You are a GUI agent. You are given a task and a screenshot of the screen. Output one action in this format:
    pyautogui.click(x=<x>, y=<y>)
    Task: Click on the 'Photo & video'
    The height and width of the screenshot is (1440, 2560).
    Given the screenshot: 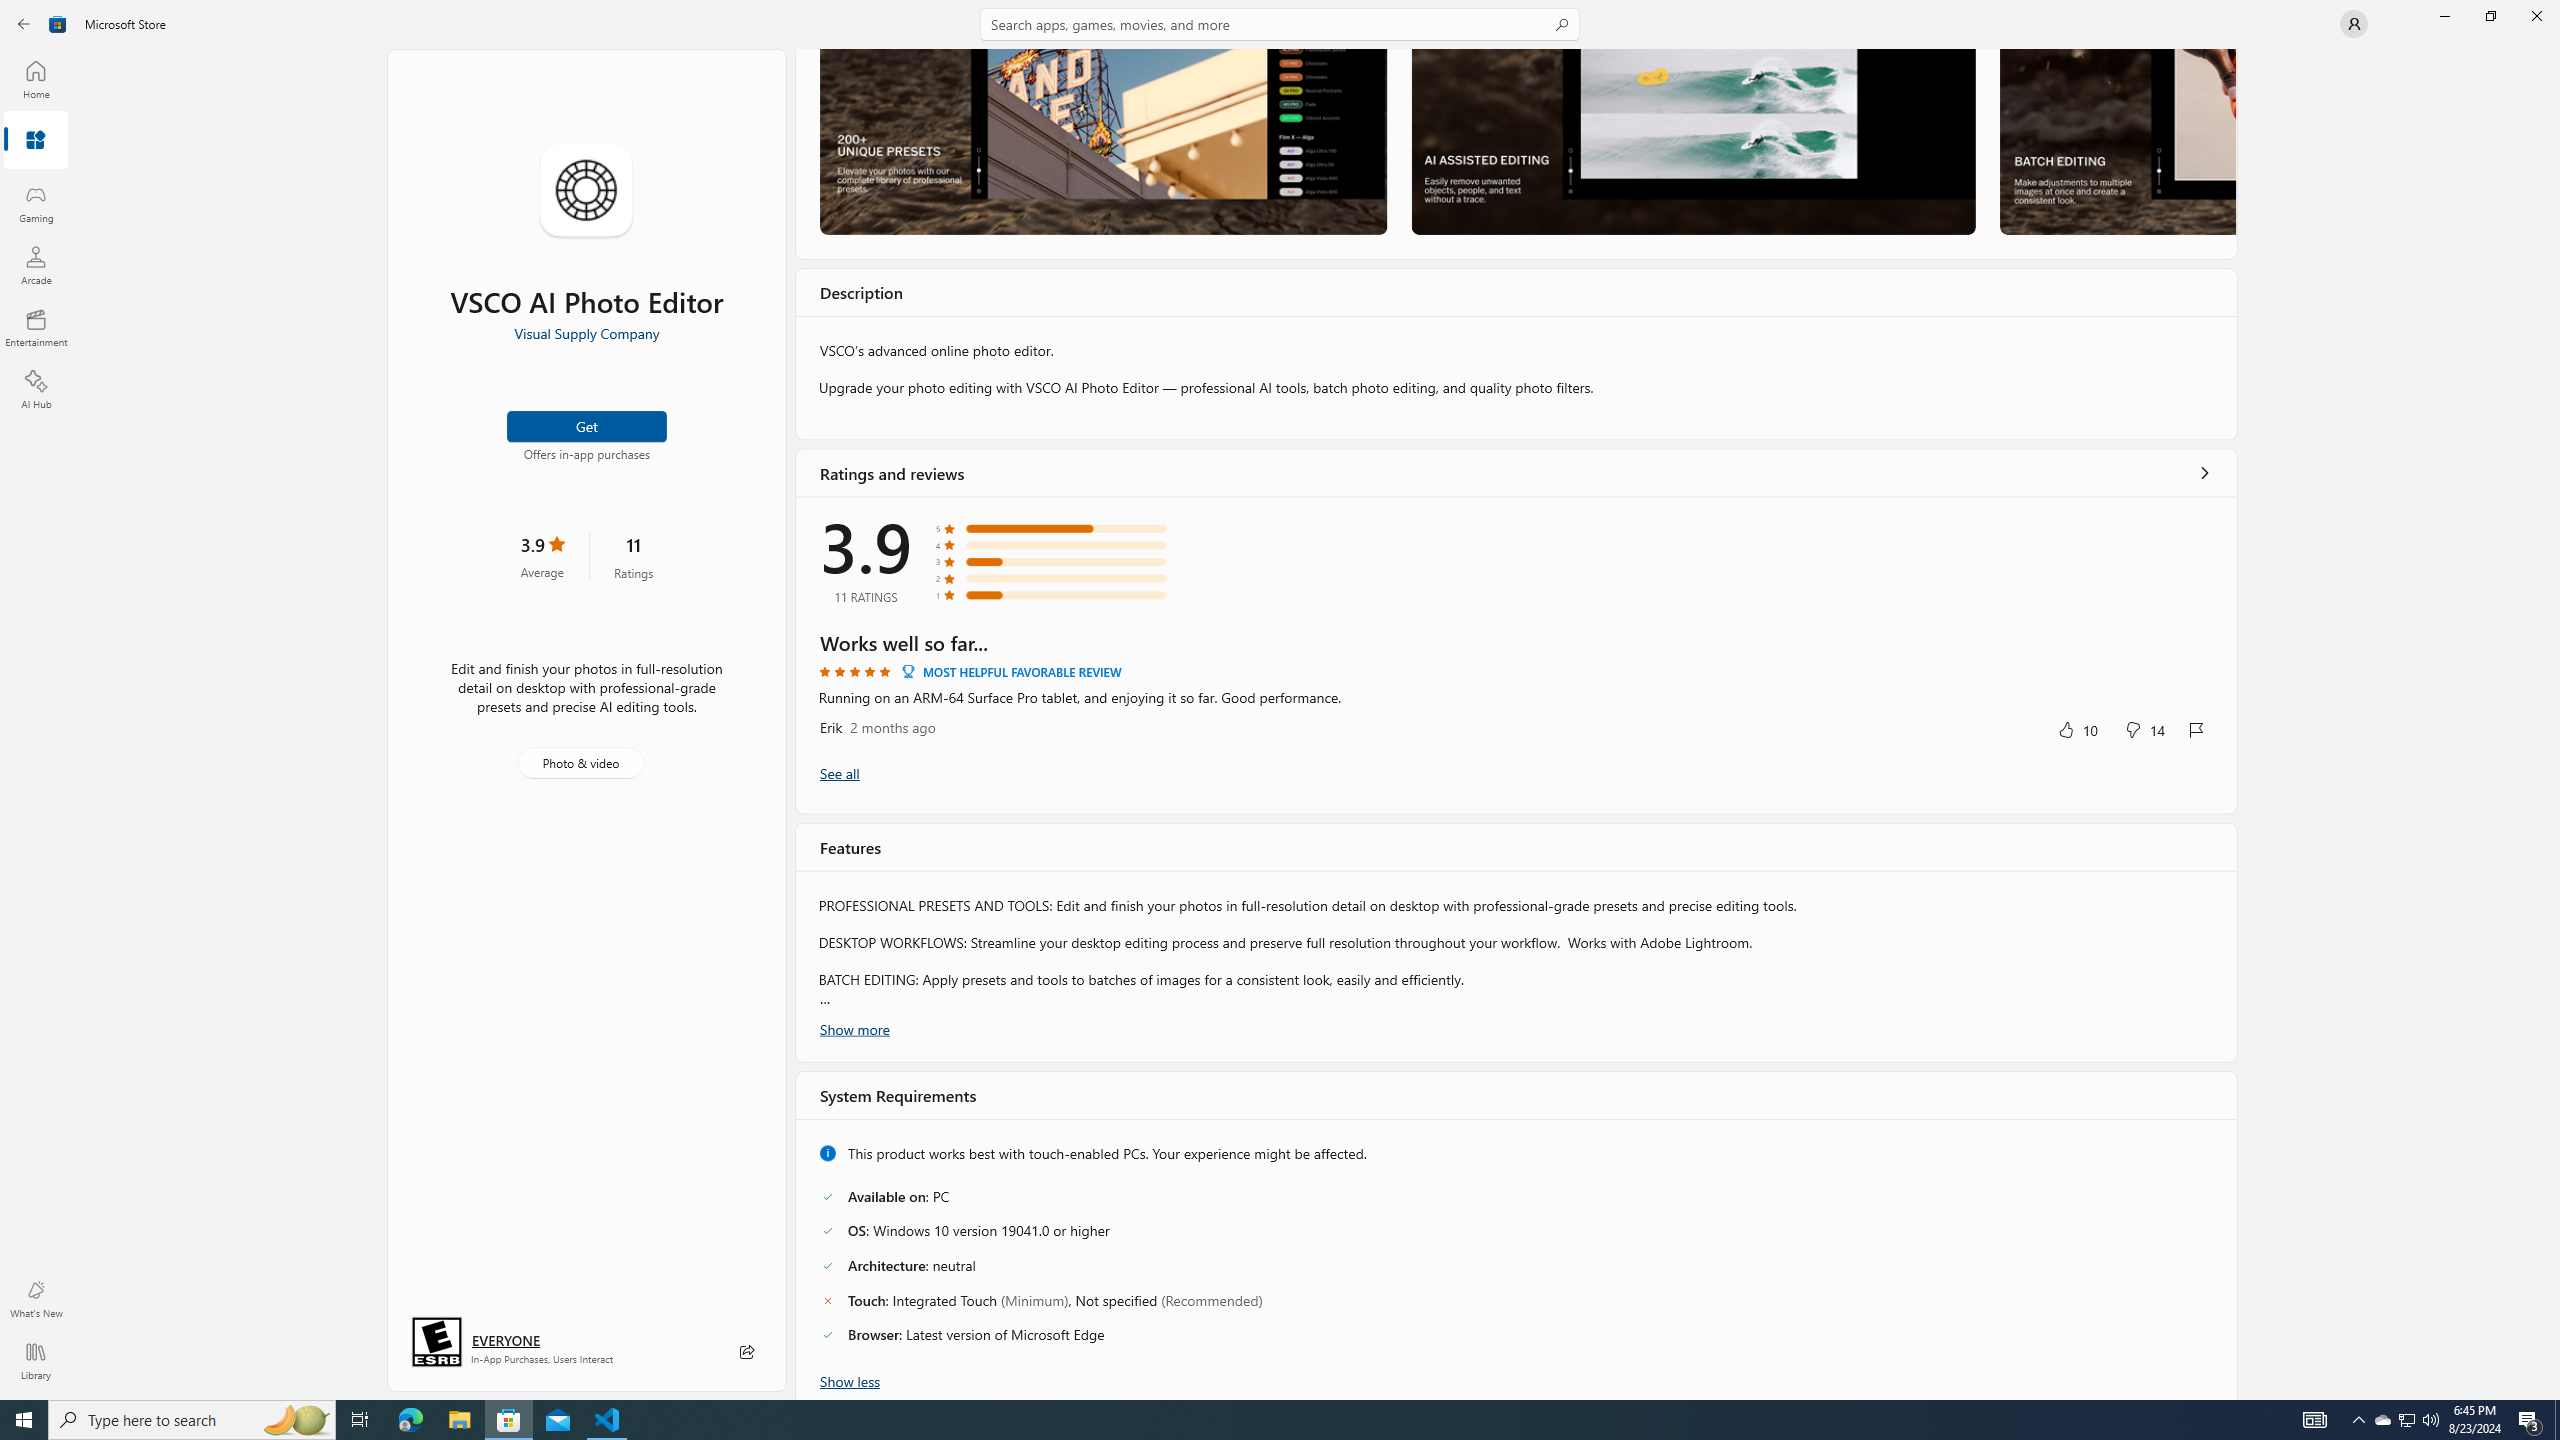 What is the action you would take?
    pyautogui.click(x=578, y=762)
    